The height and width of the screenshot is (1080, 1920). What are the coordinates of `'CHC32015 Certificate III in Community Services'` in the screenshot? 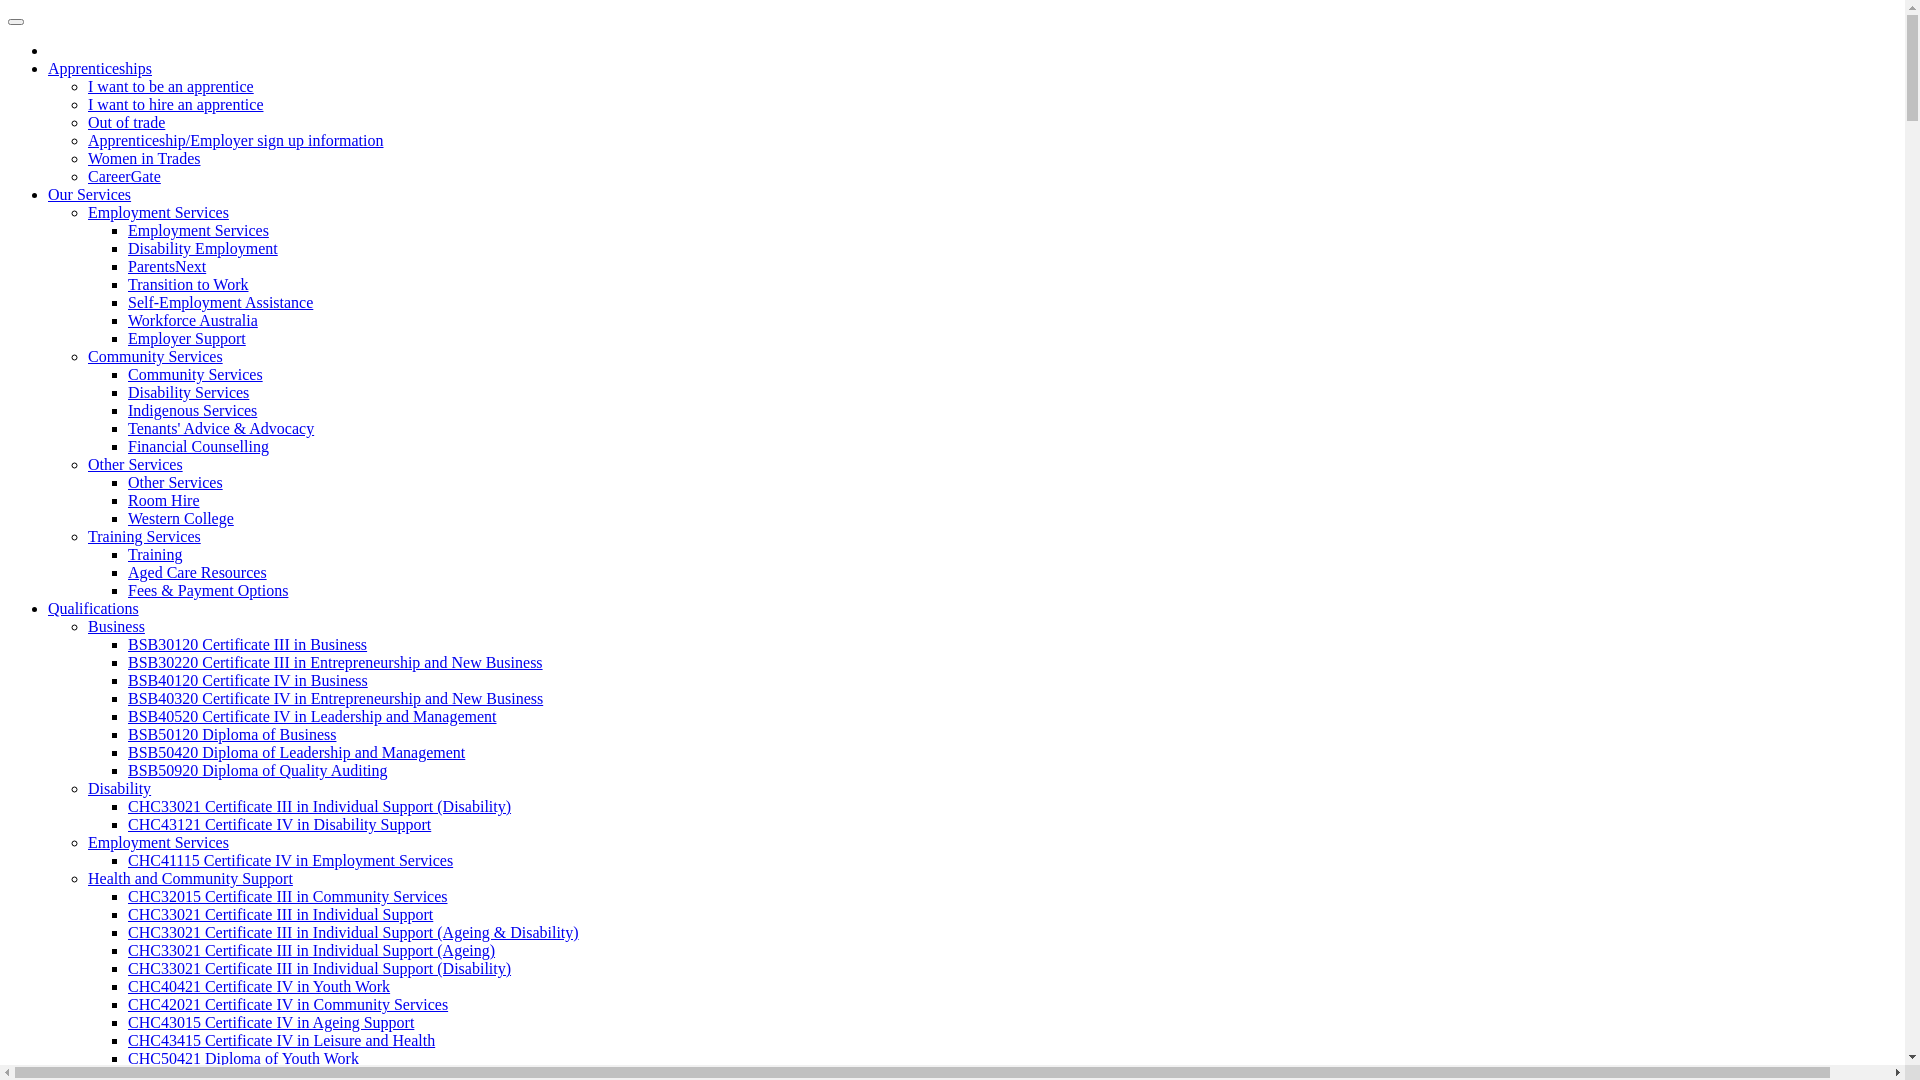 It's located at (287, 895).